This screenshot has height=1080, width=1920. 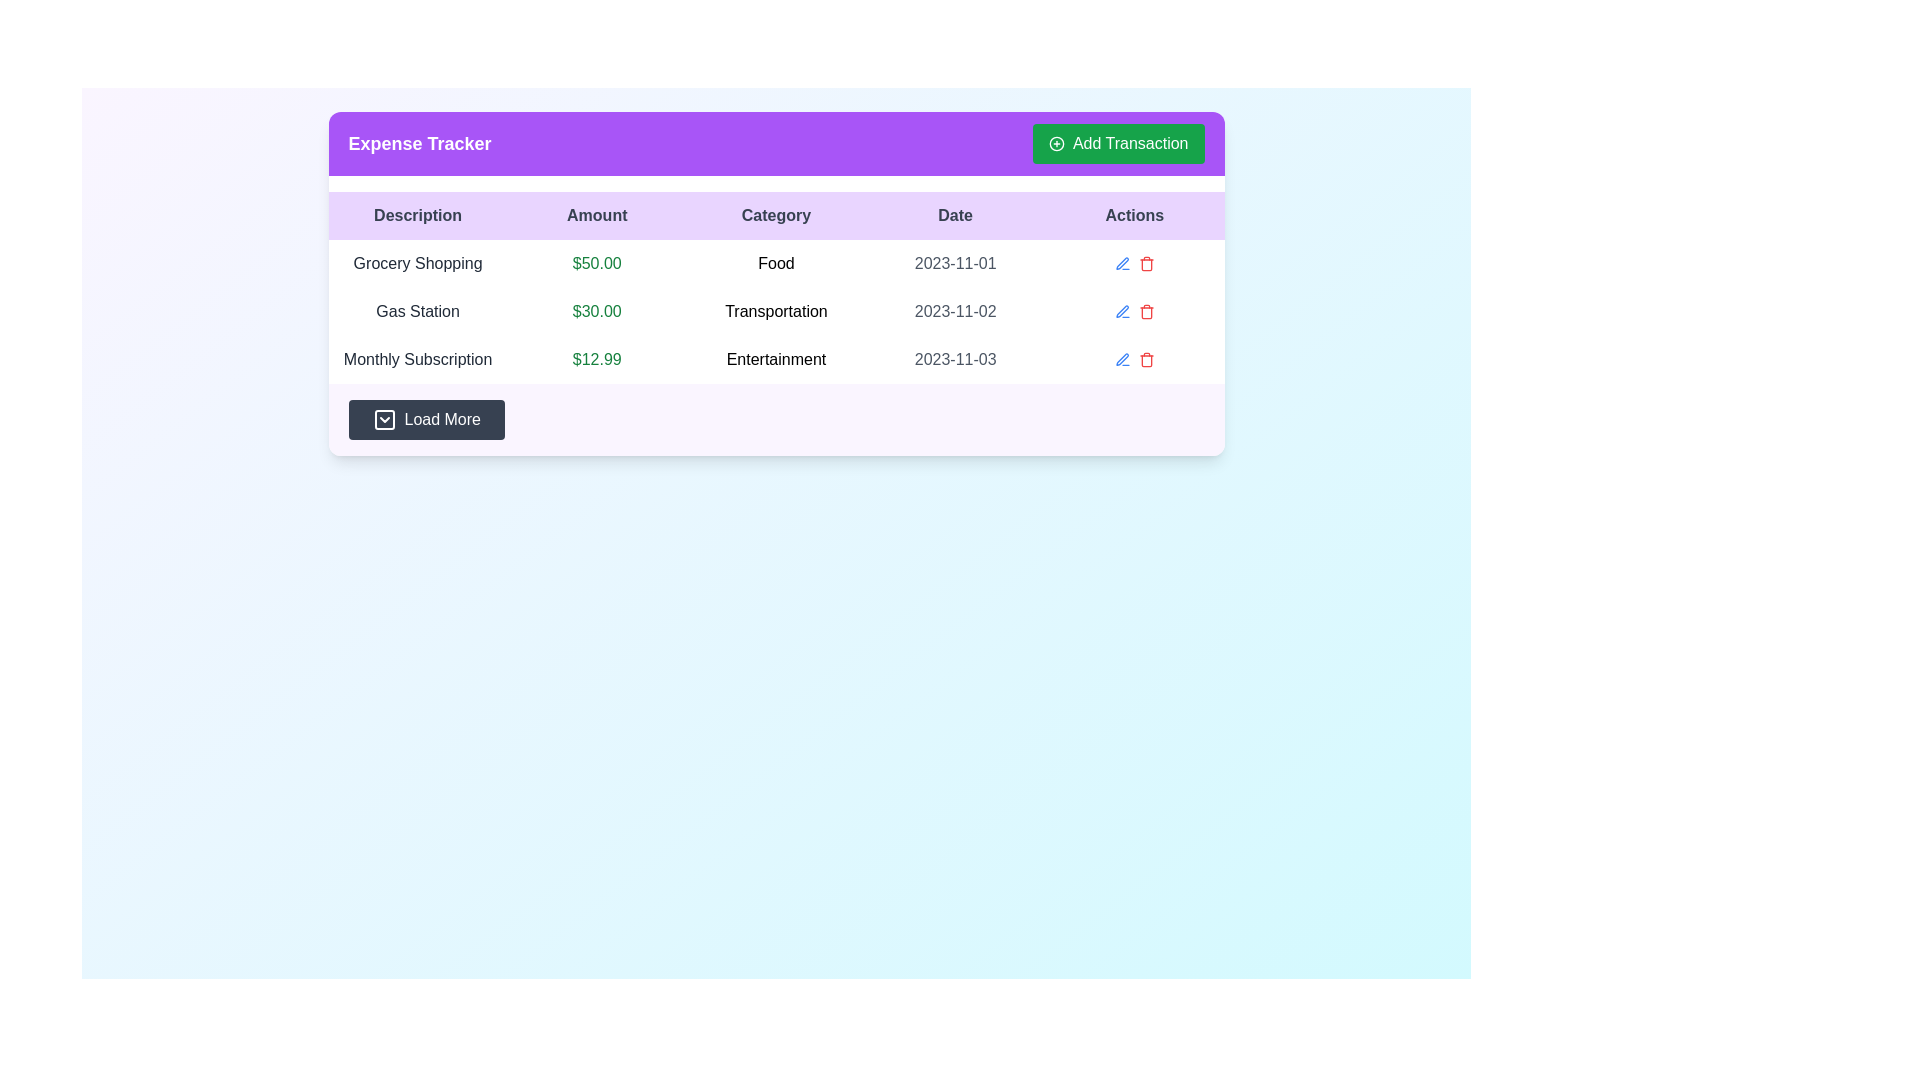 I want to click on the 'Gas Station' text label in the 'Description' column of the 'Expense Tracker' table, which is styled with medium font weight and gray color, so click(x=417, y=312).